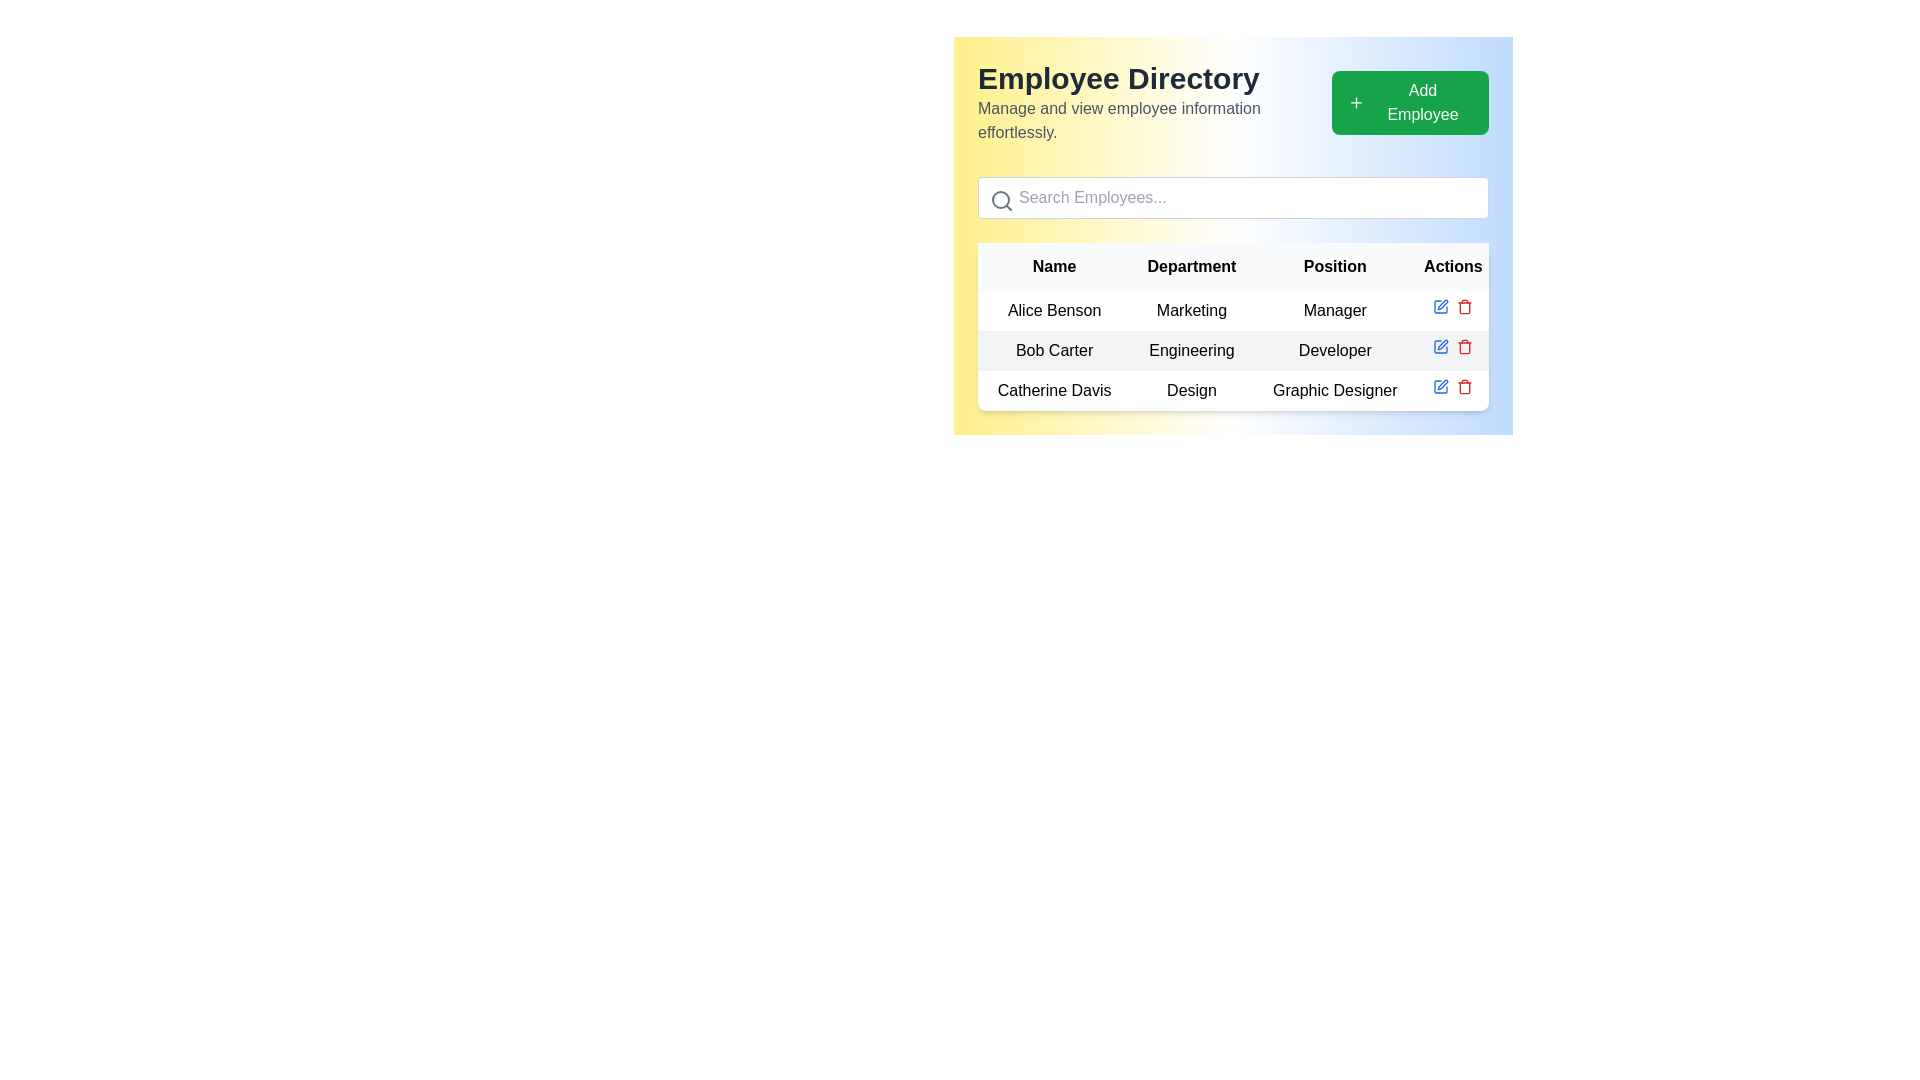 The width and height of the screenshot is (1920, 1080). What do you see at coordinates (1053, 350) in the screenshot?
I see `the text label displaying the name 'Bob Carter'` at bounding box center [1053, 350].